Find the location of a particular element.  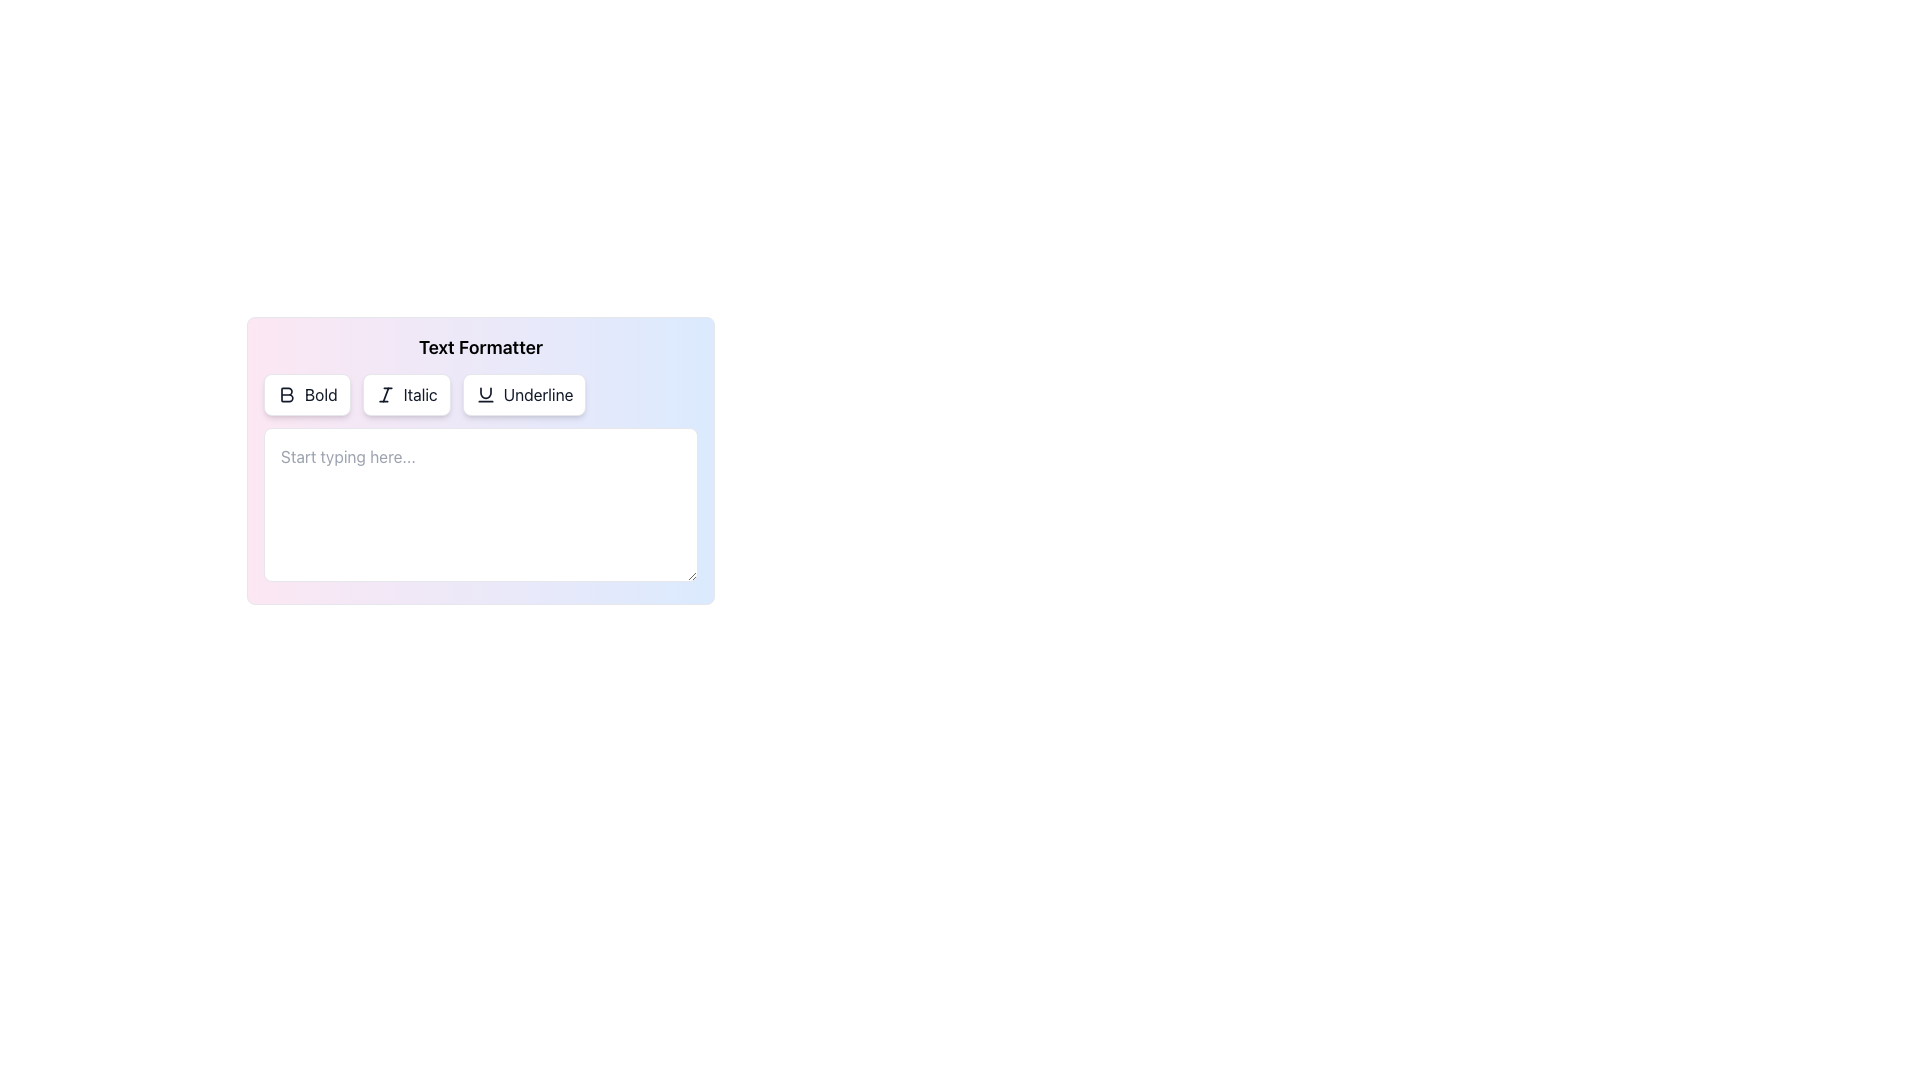

the underline text formatting icon located within the 'Underline' button, which is the third button in the top center toolbar group is located at coordinates (485, 394).